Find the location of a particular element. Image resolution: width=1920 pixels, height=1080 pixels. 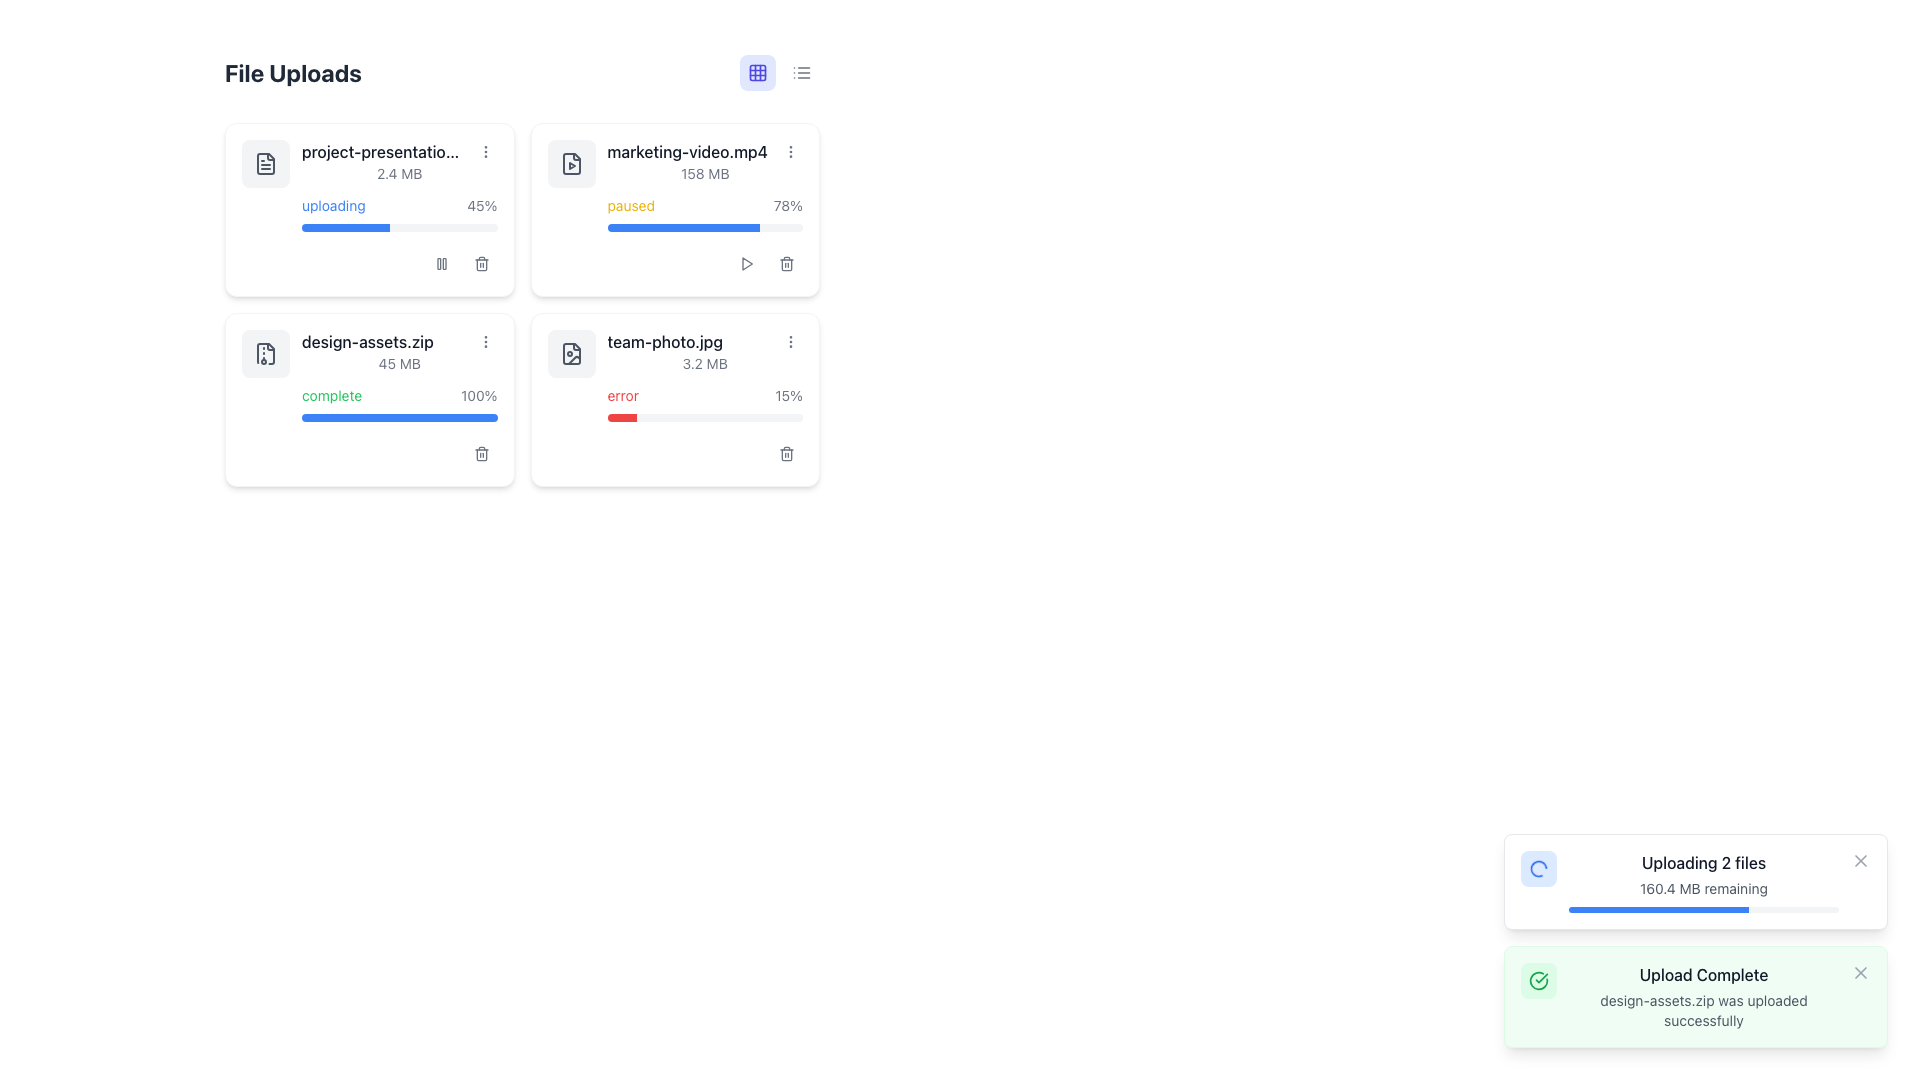

the rectangular SVG icon with rounded corners depicting a folded document and a video play badge, located in the second row, first column of the grid, representing the marketing-video.mp4 file is located at coordinates (570, 163).